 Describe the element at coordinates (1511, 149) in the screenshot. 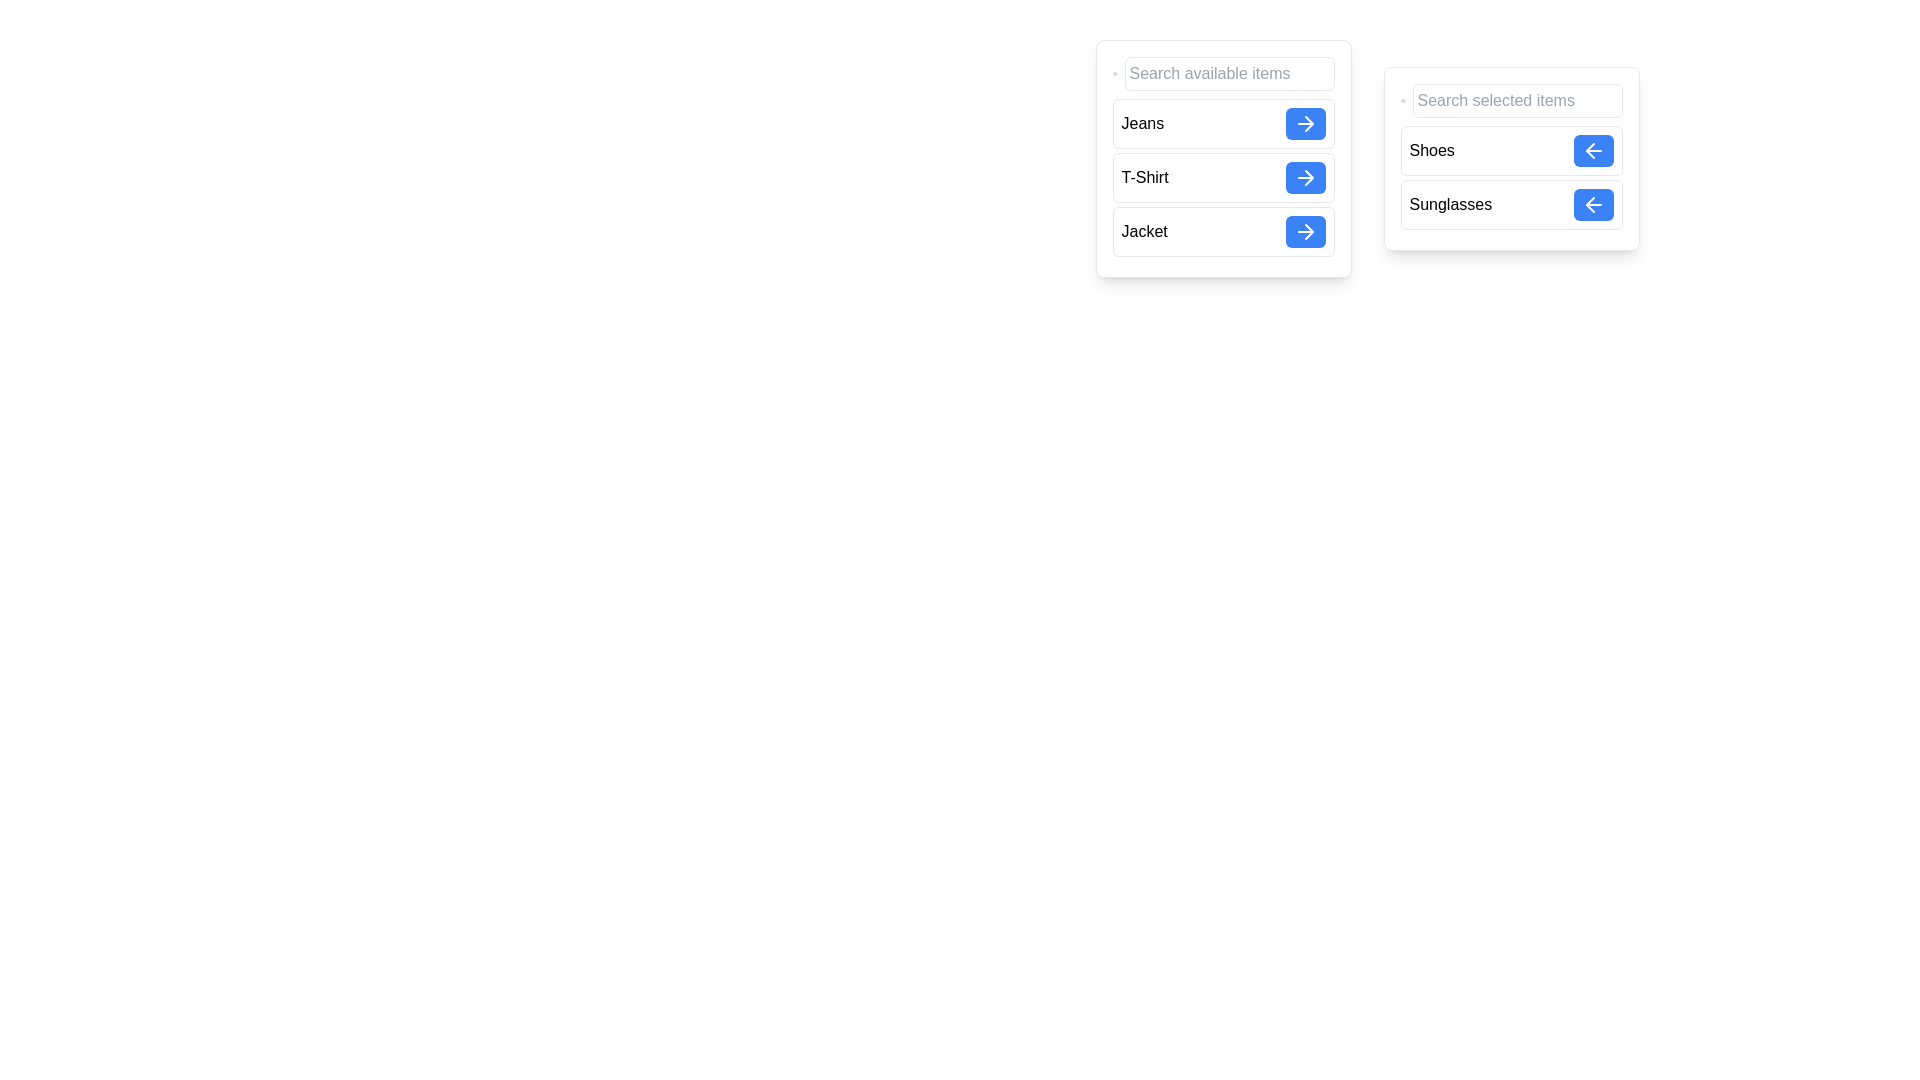

I see `the selectable list entry labeled 'Shoes'` at that location.